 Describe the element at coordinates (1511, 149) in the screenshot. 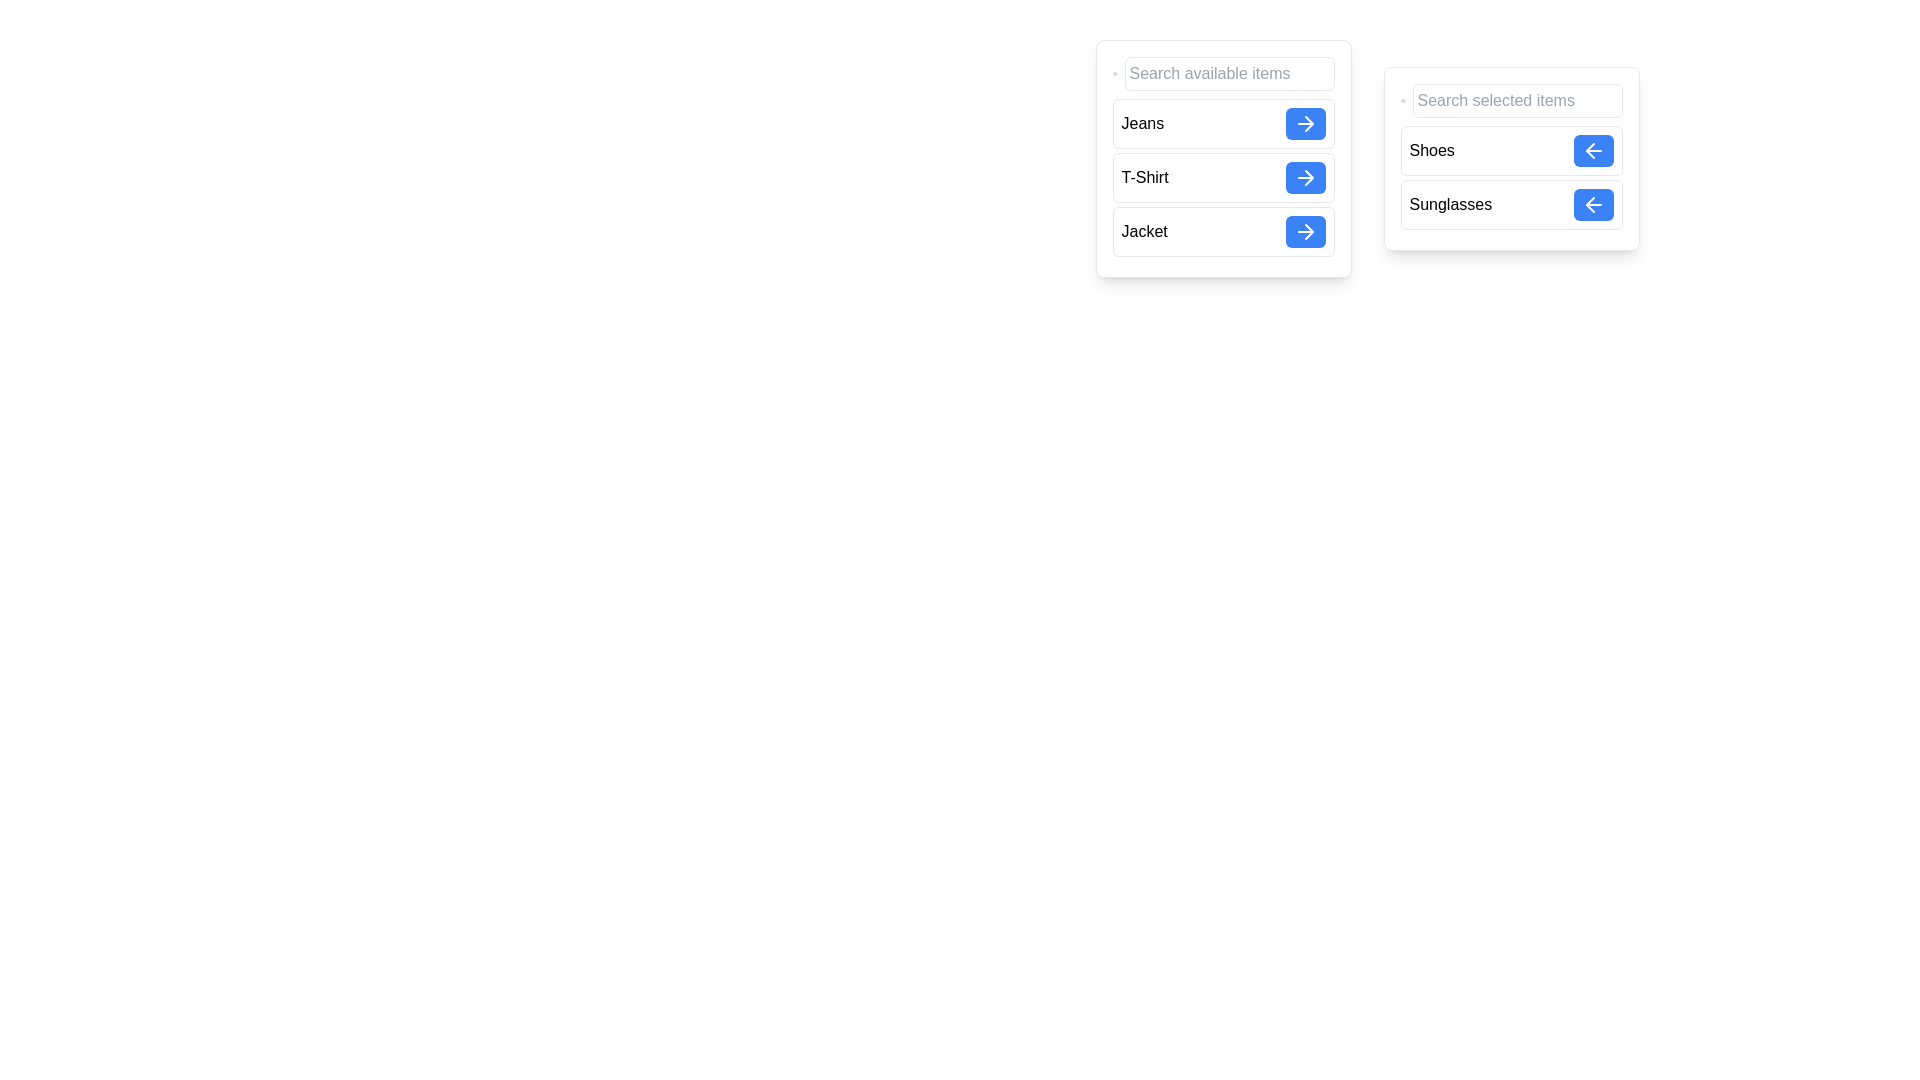

I see `the selectable list entry labeled 'Shoes'` at that location.